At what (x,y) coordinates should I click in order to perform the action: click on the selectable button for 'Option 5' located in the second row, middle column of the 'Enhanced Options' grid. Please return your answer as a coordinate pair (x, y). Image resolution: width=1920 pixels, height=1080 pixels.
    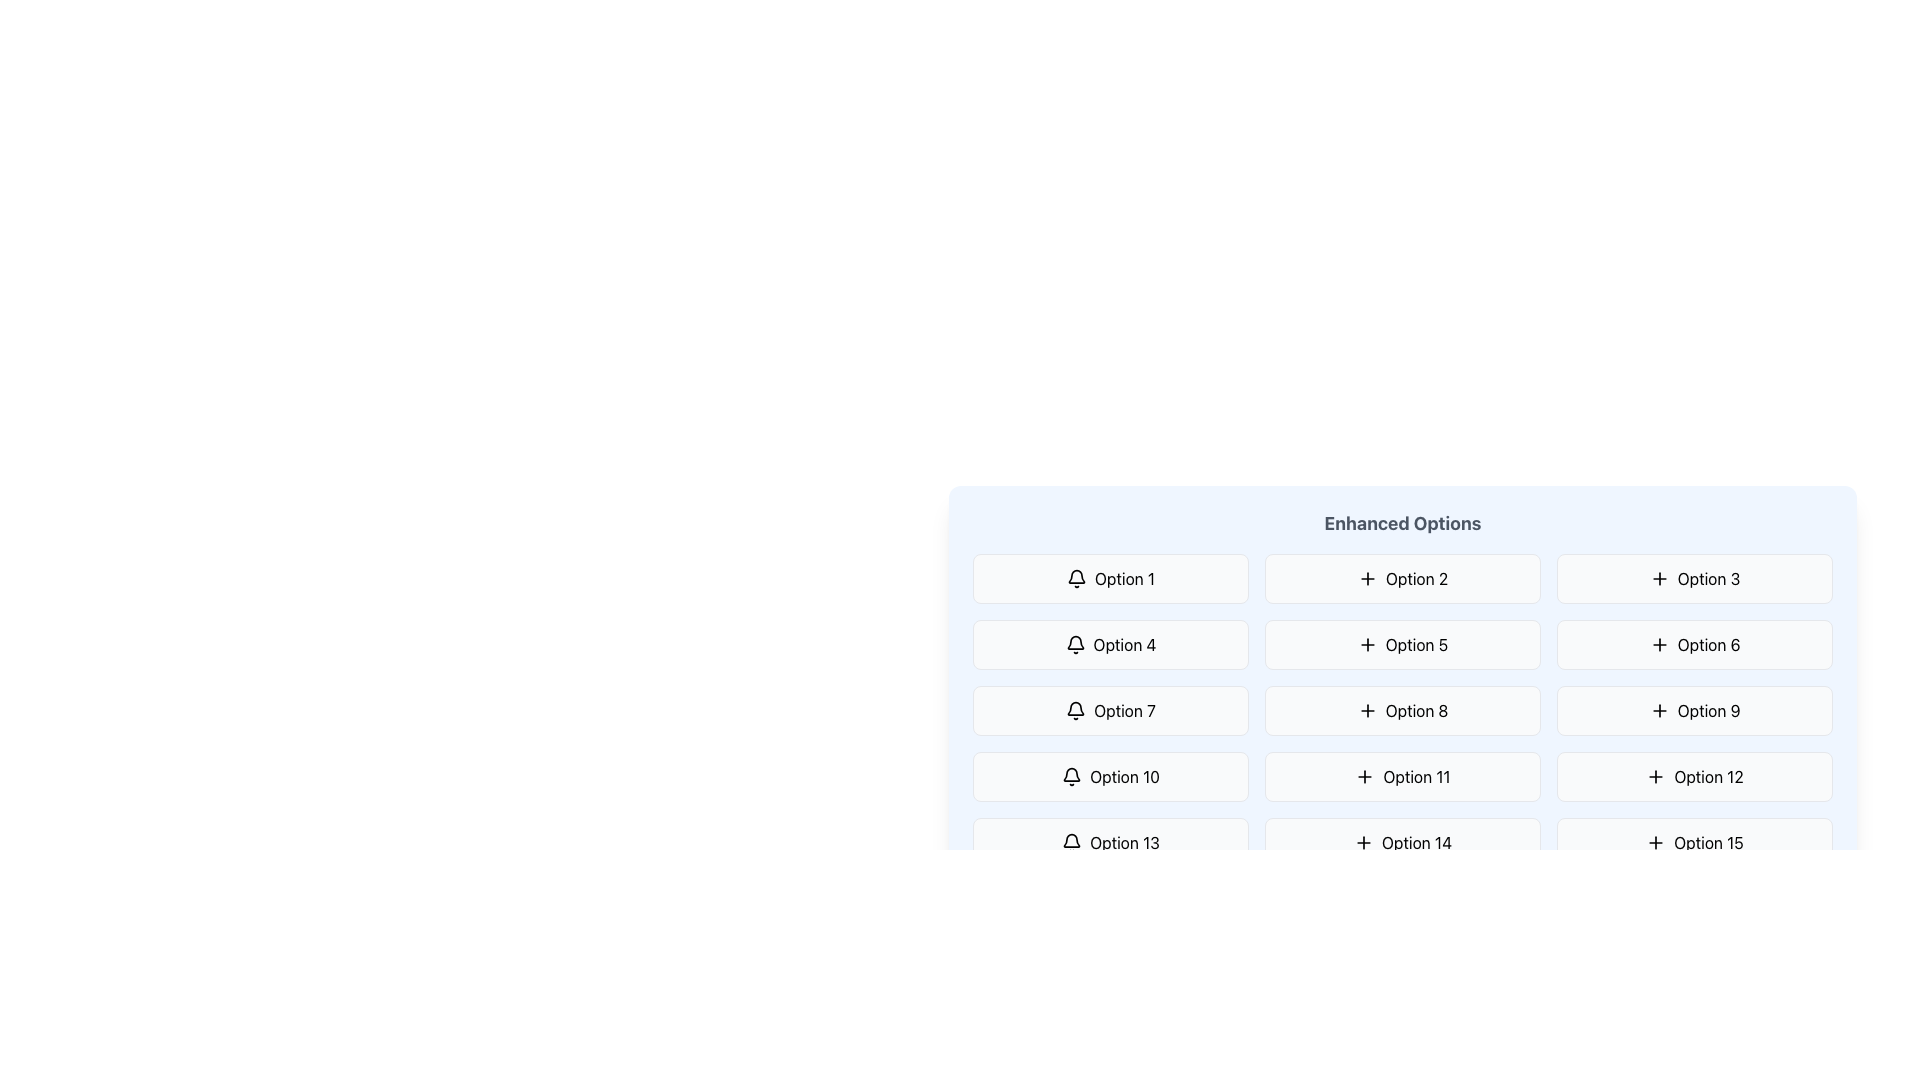
    Looking at the image, I should click on (1401, 644).